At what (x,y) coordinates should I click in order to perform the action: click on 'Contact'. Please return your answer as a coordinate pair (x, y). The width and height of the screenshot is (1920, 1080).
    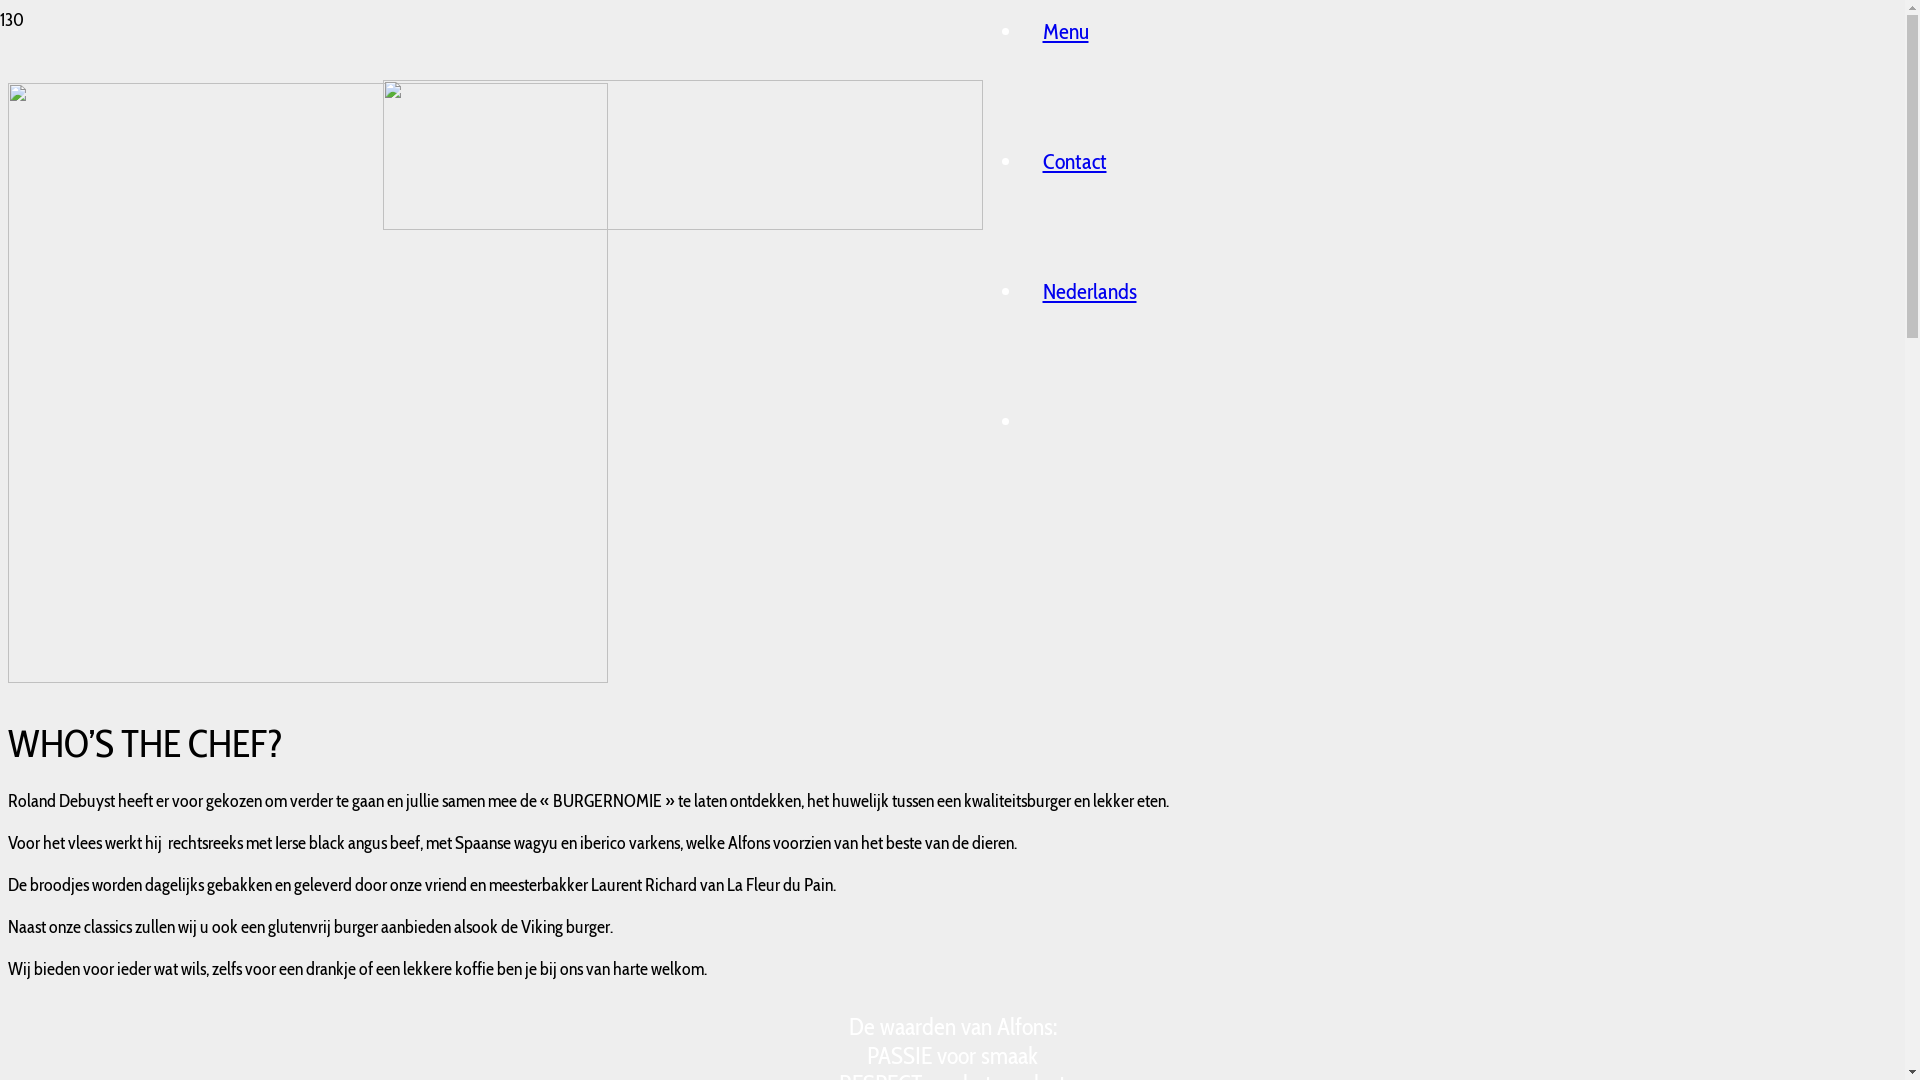
    Looking at the image, I should click on (1073, 160).